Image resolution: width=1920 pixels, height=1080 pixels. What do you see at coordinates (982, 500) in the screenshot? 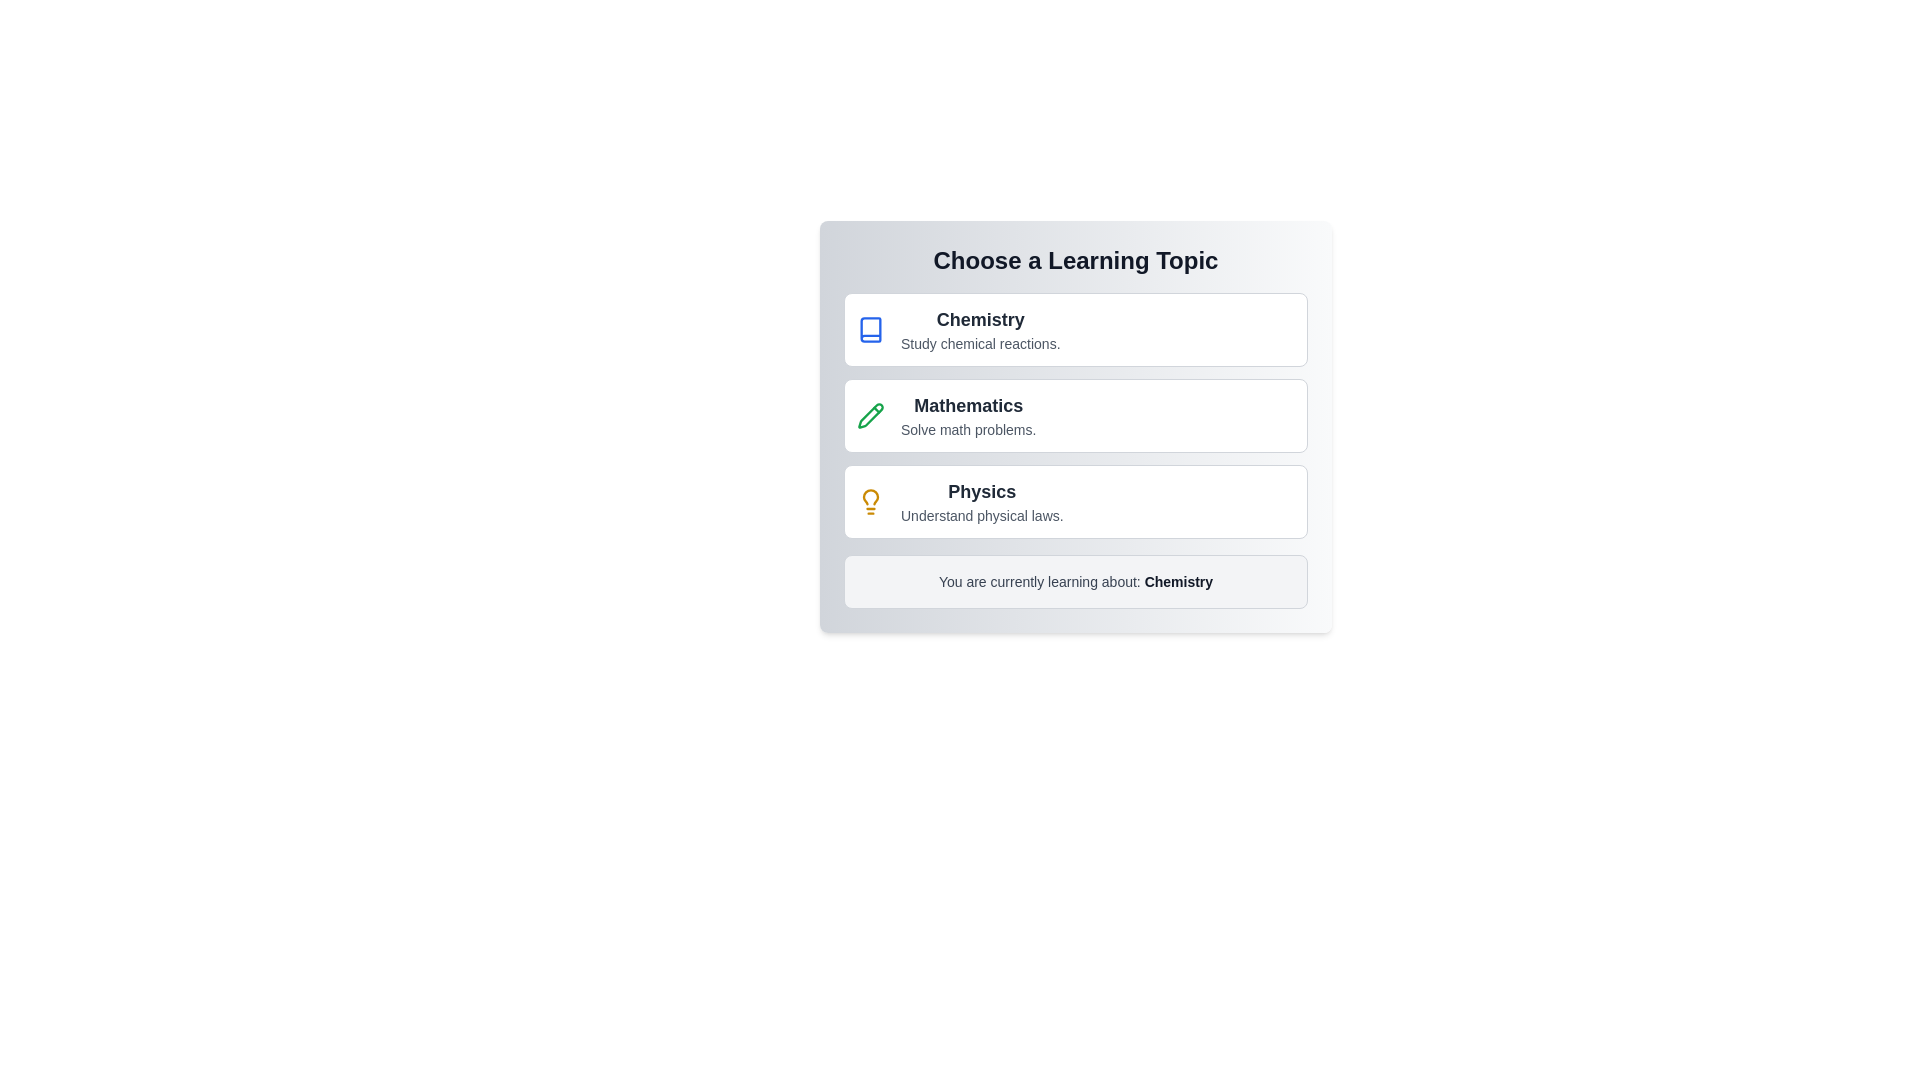
I see `the label displaying the title 'Physics' and the description 'Understand physical laws.' which is part of the third card in a vertical list of four cards` at bounding box center [982, 500].